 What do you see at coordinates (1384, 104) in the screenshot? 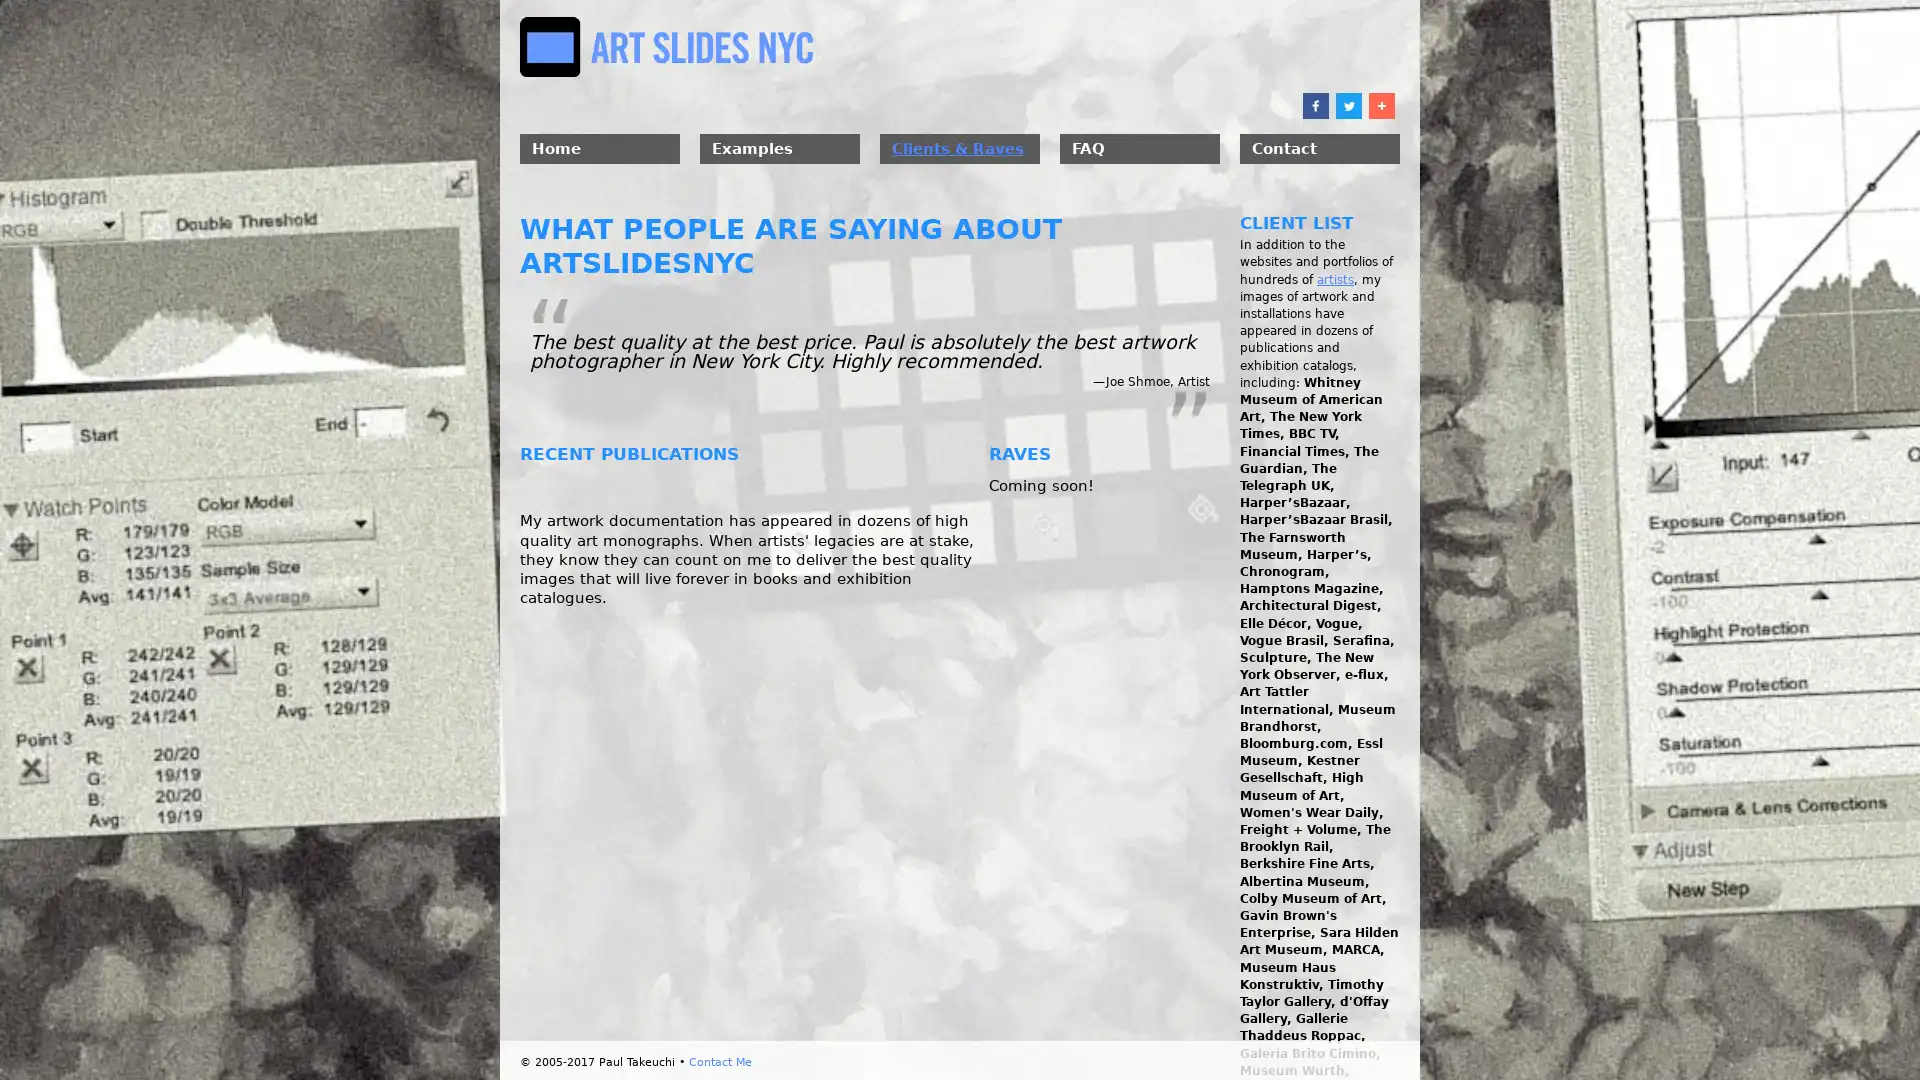
I see `Share to More` at bounding box center [1384, 104].